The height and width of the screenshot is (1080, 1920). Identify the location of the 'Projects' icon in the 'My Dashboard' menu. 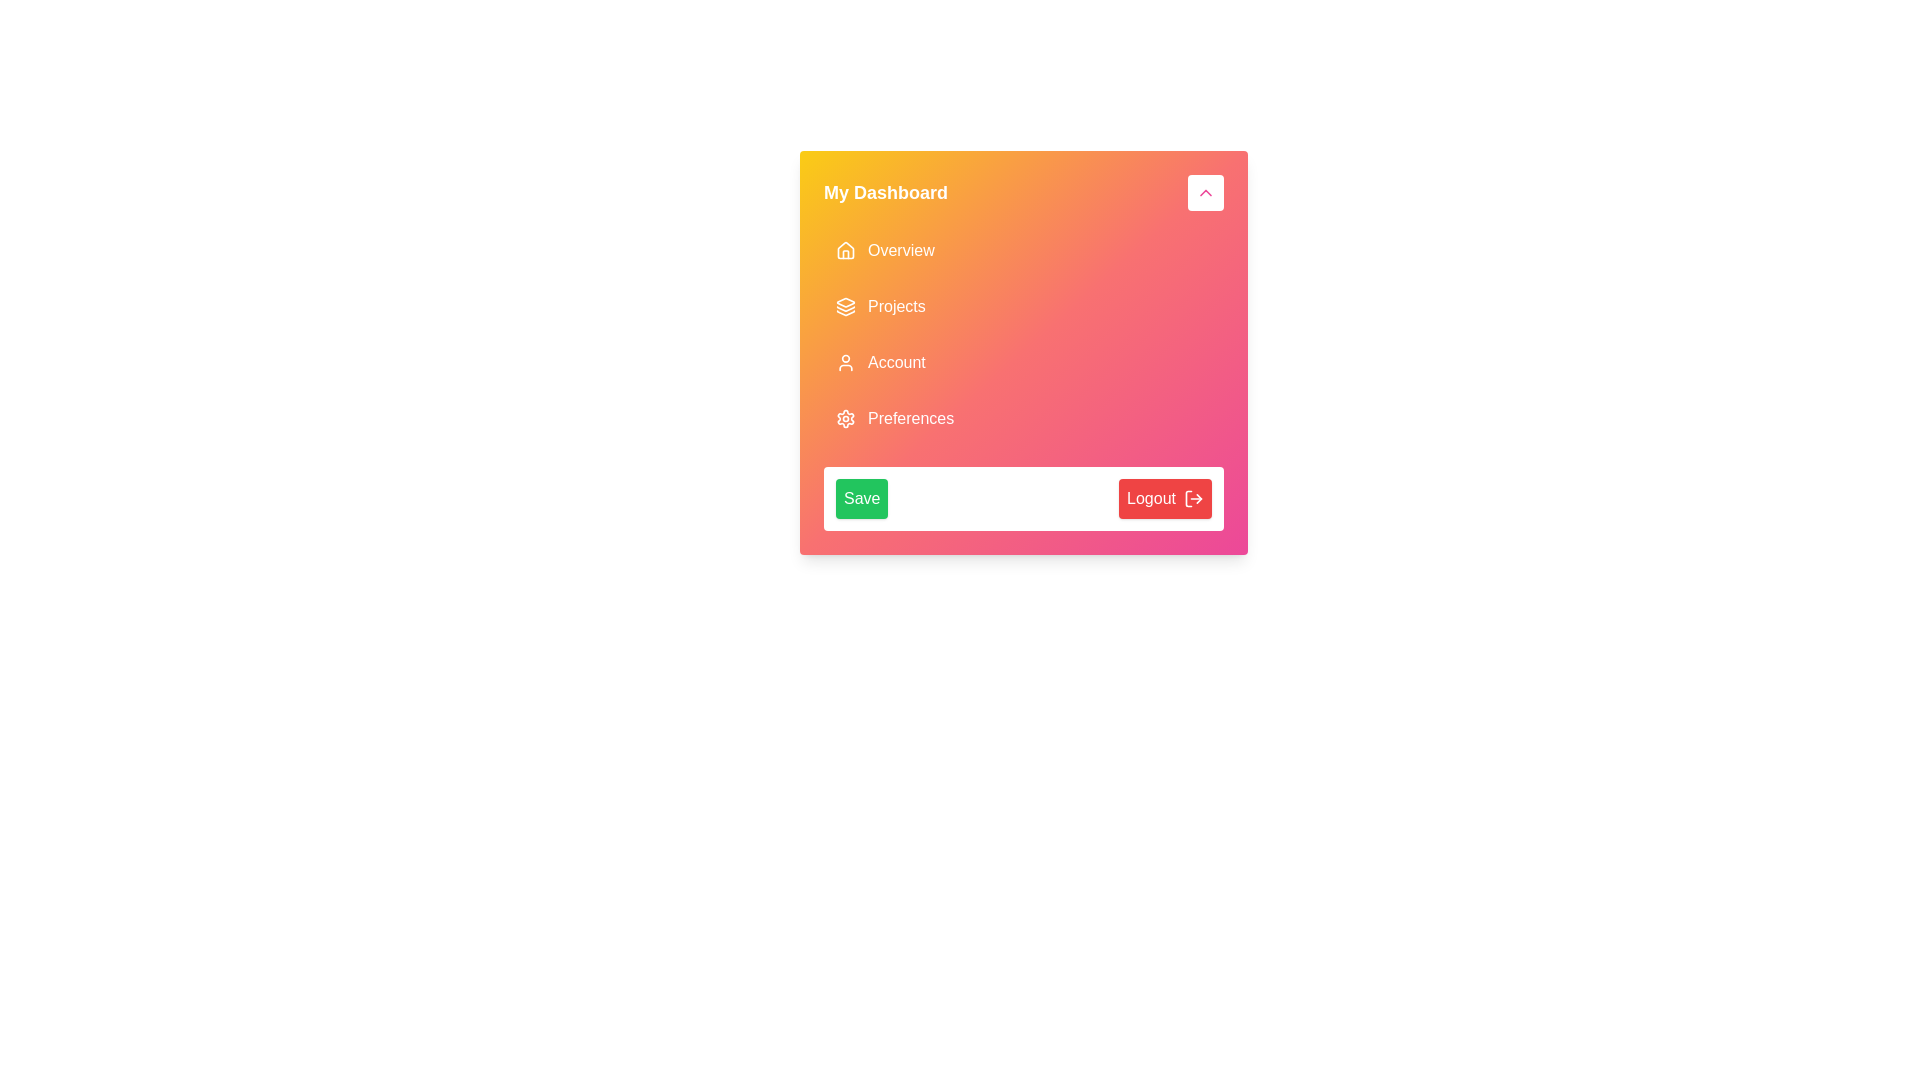
(845, 307).